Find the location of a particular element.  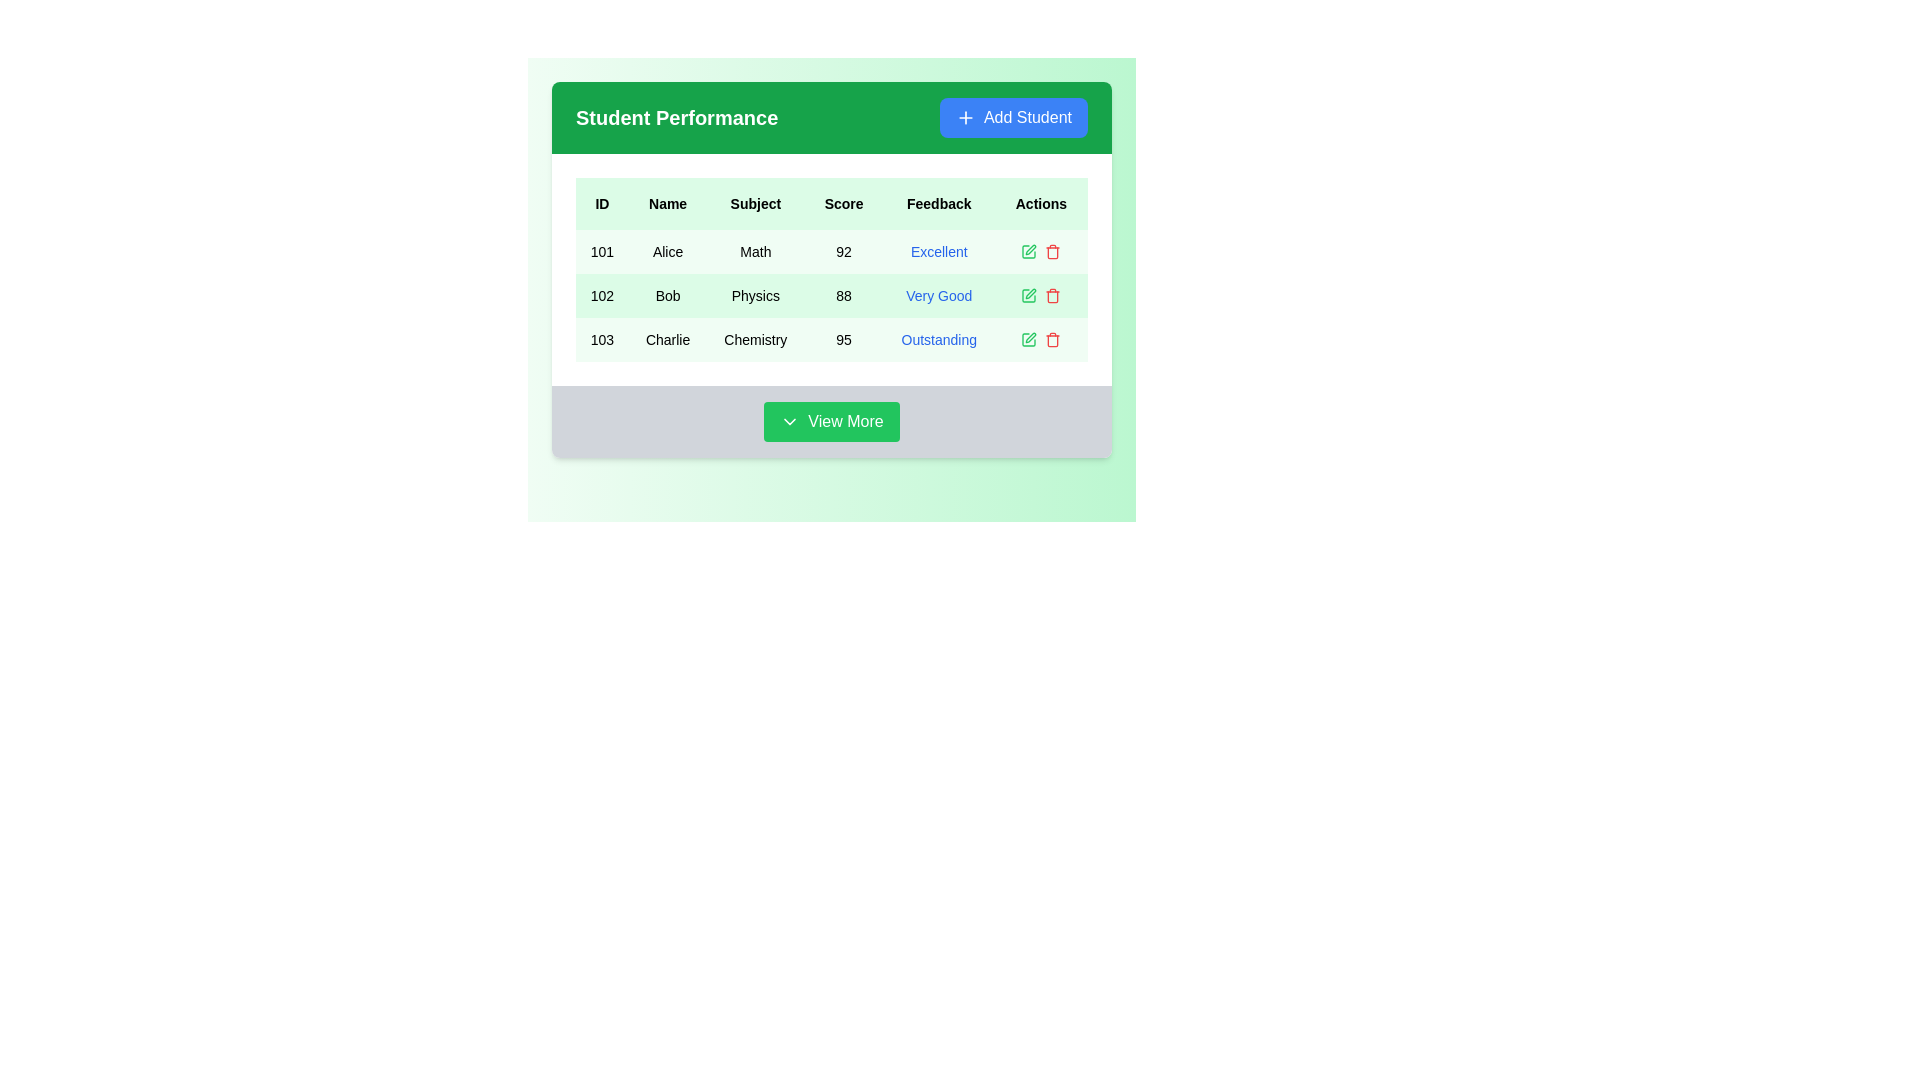

the static text label displaying the name 'Alice' in the second column of the first row of the student performance table is located at coordinates (668, 250).